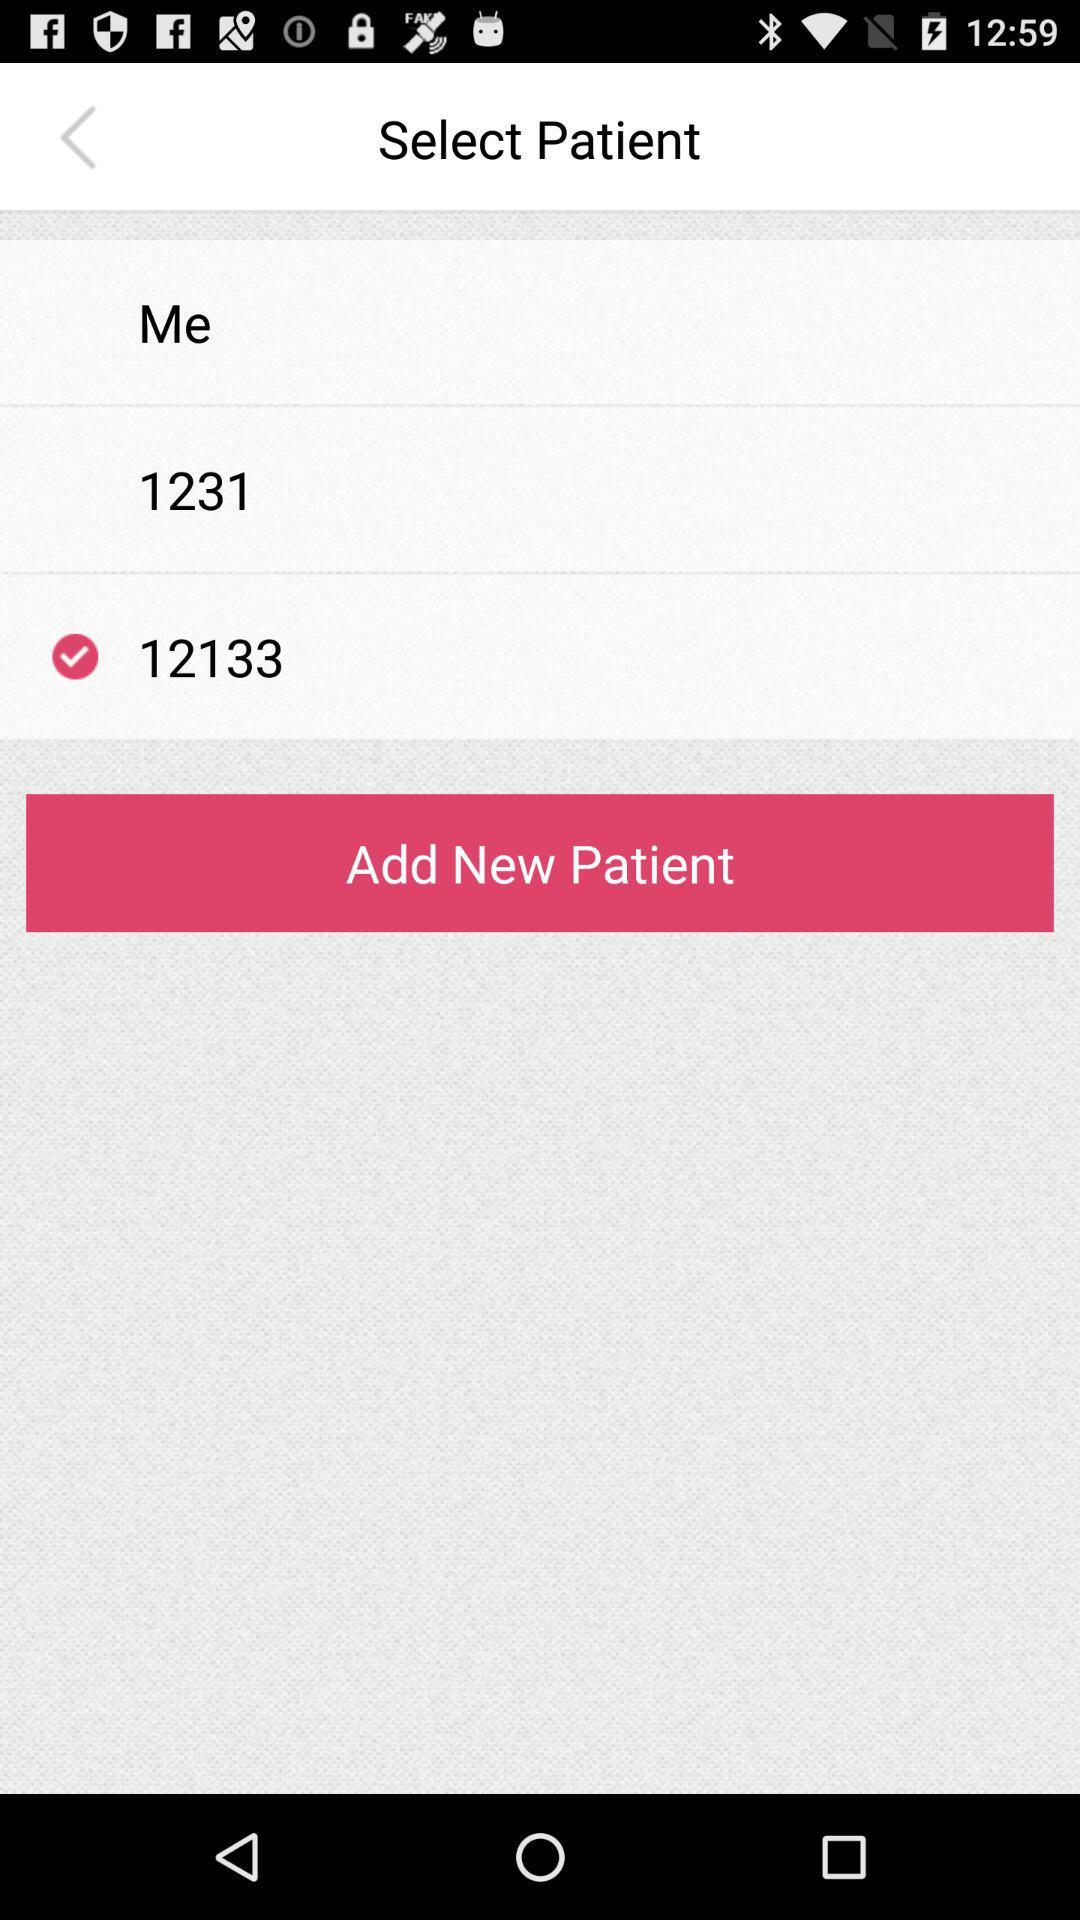 Image resolution: width=1080 pixels, height=1920 pixels. Describe the element at coordinates (211, 656) in the screenshot. I see `the 12133 item` at that location.